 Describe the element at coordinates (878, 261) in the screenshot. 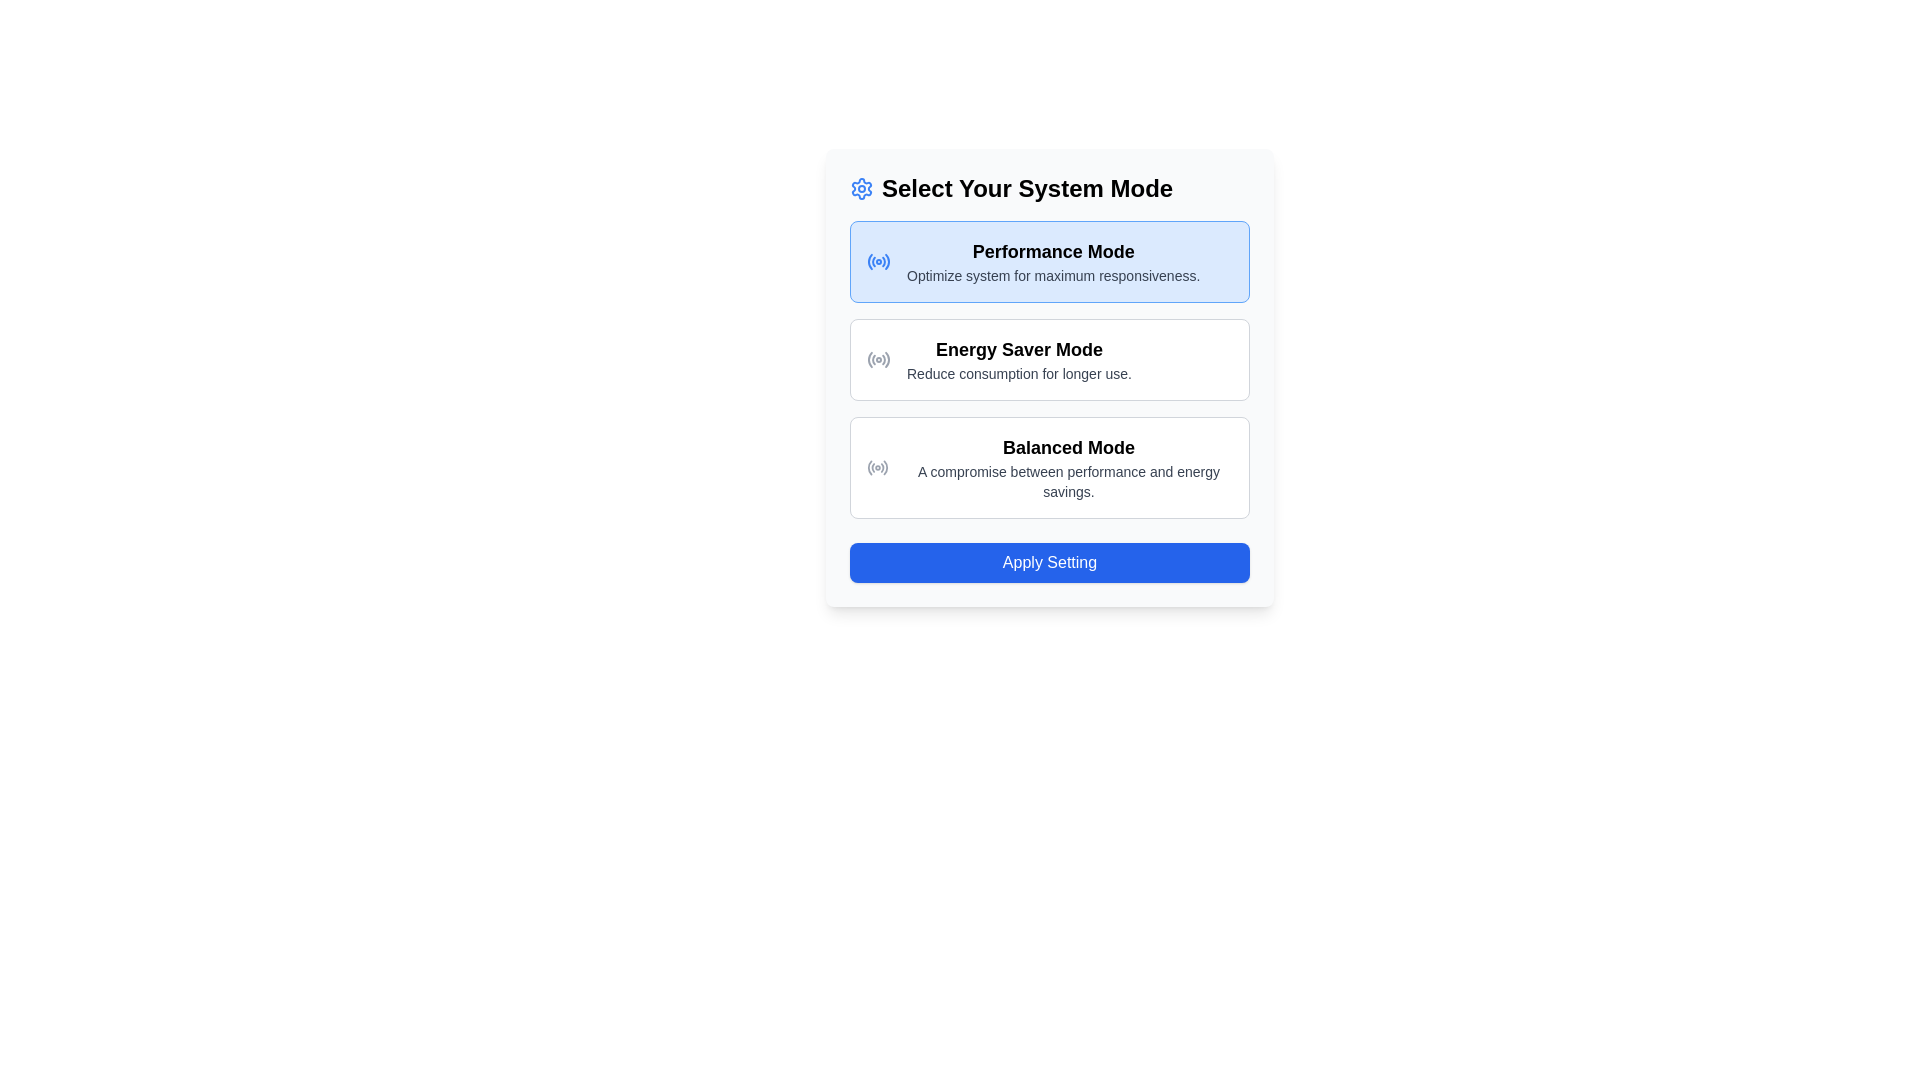

I see `the 'Performance Mode' icon represented as an SVG, which indicates the selected system setting on the left side of the selection panel` at that location.